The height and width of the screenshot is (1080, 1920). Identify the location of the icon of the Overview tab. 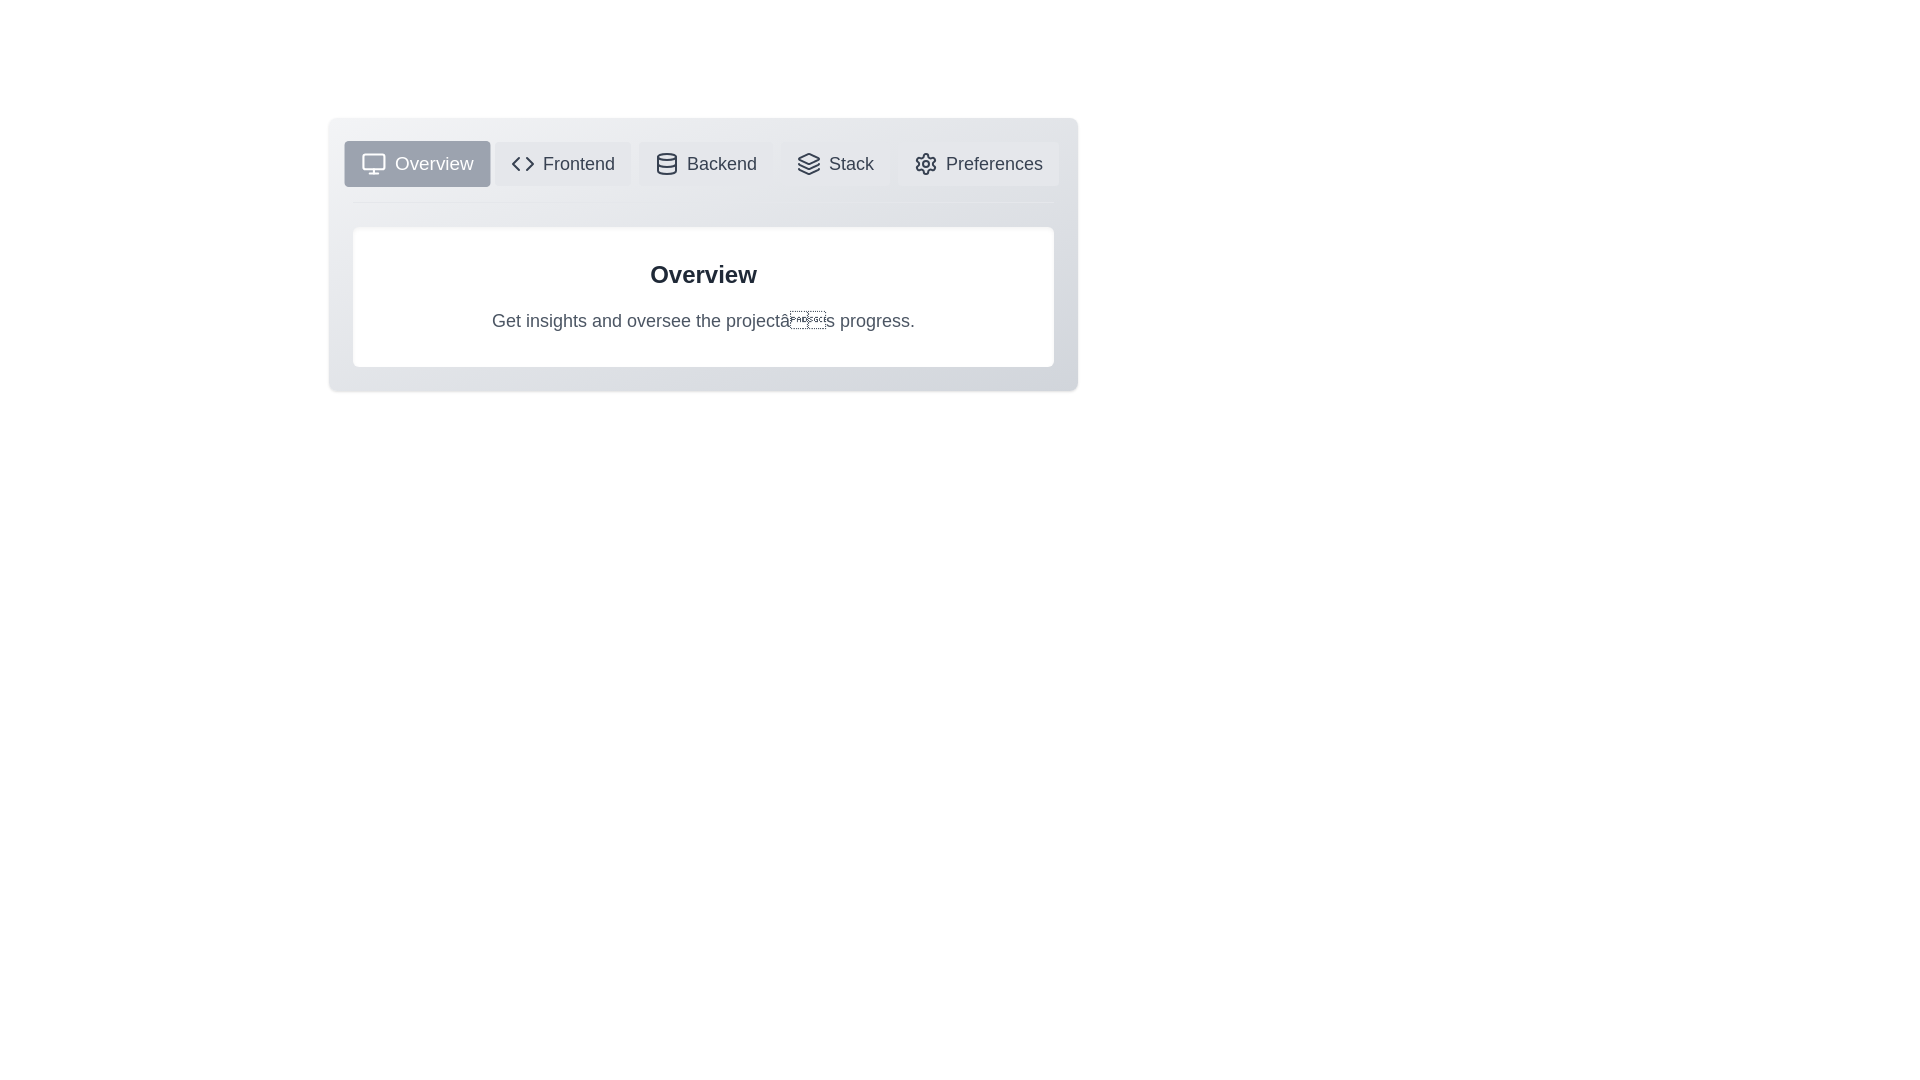
(416, 163).